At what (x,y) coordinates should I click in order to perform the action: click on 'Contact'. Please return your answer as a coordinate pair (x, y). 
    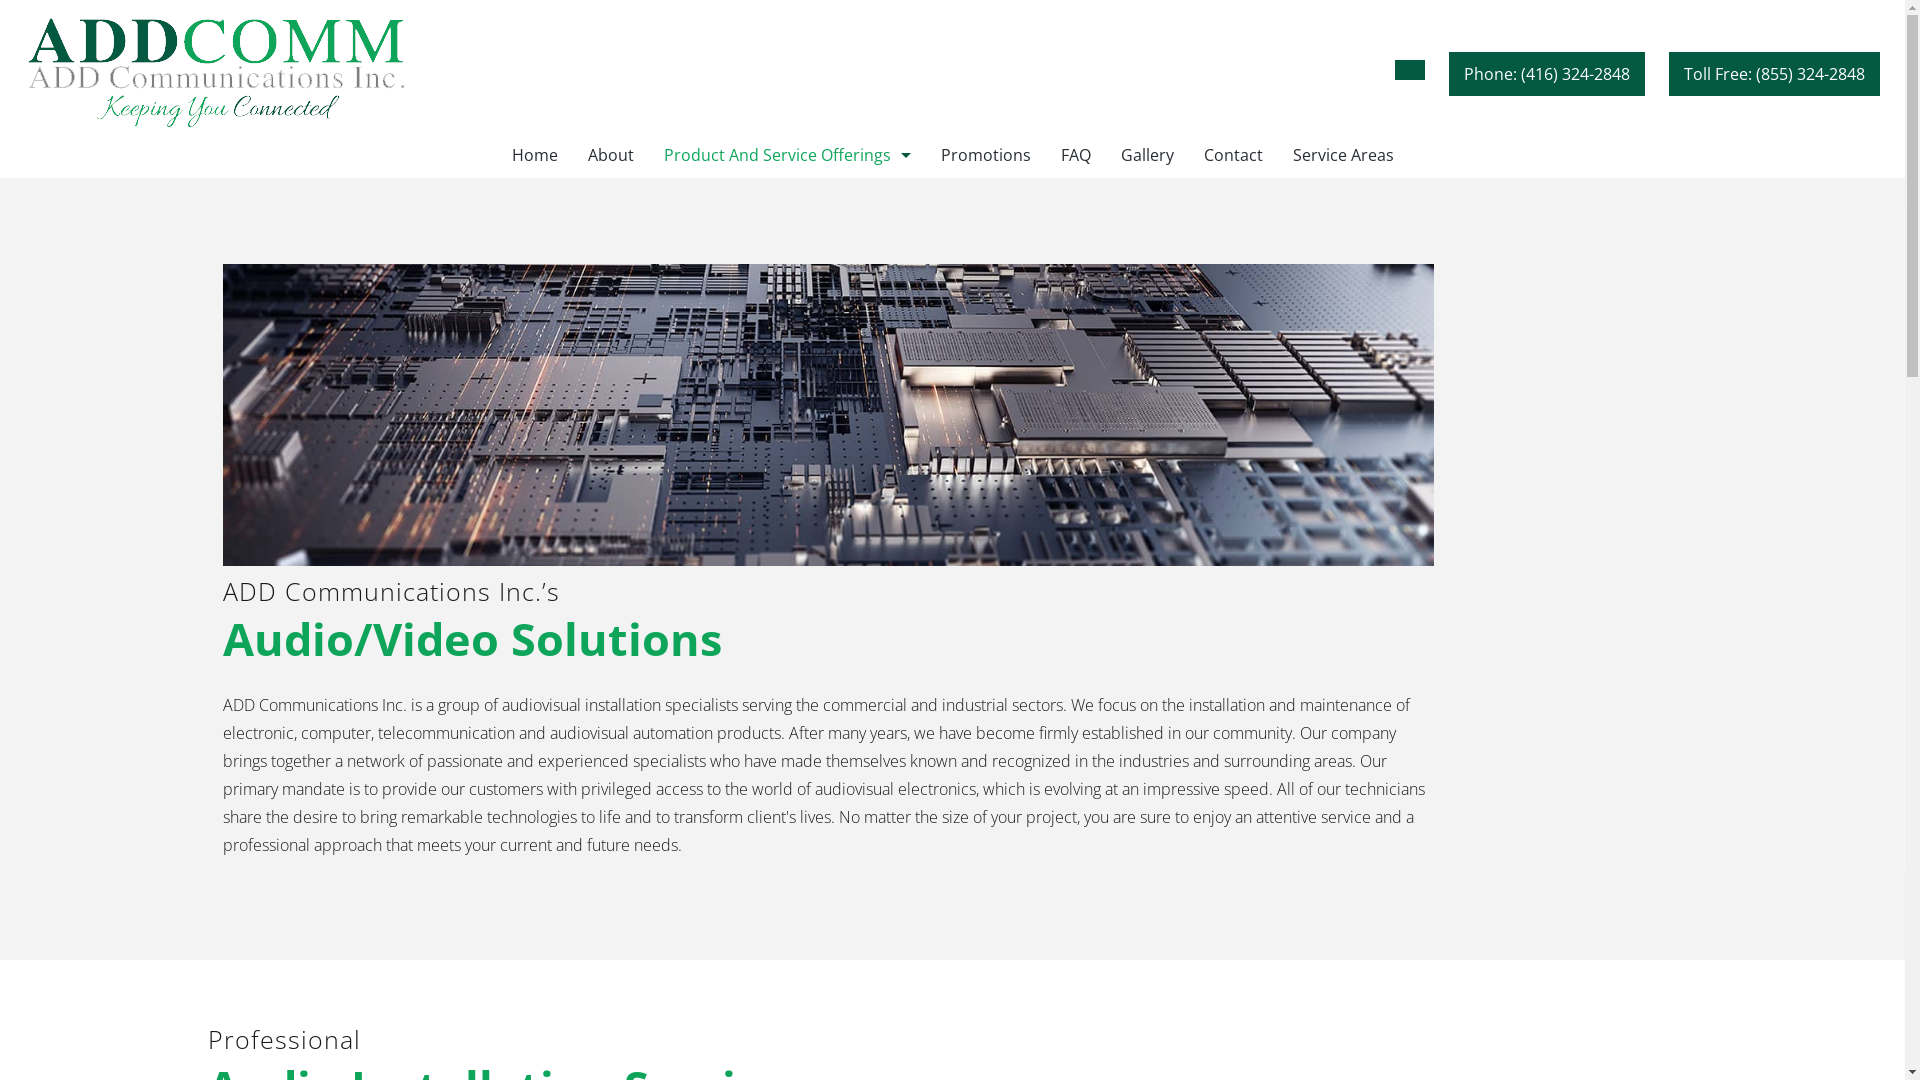
    Looking at the image, I should click on (1231, 154).